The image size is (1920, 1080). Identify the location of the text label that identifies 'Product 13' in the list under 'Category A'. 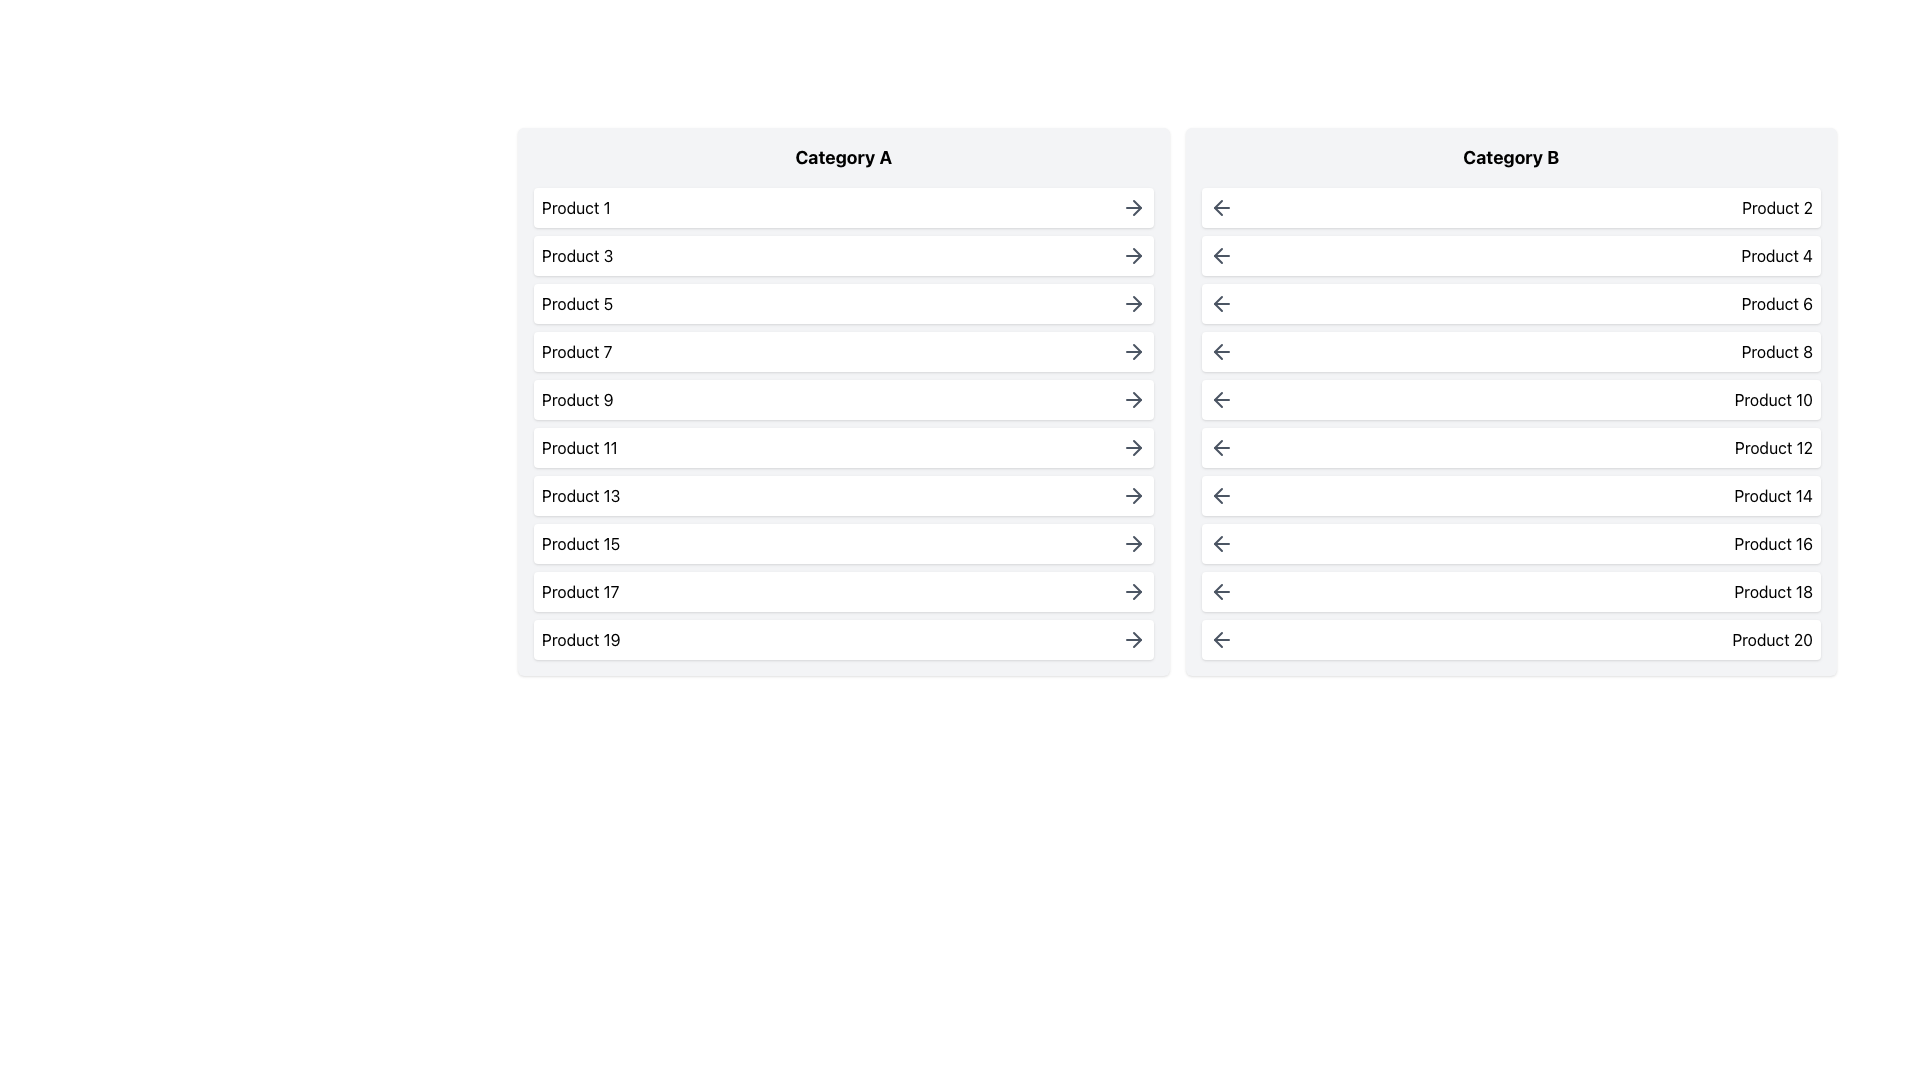
(580, 495).